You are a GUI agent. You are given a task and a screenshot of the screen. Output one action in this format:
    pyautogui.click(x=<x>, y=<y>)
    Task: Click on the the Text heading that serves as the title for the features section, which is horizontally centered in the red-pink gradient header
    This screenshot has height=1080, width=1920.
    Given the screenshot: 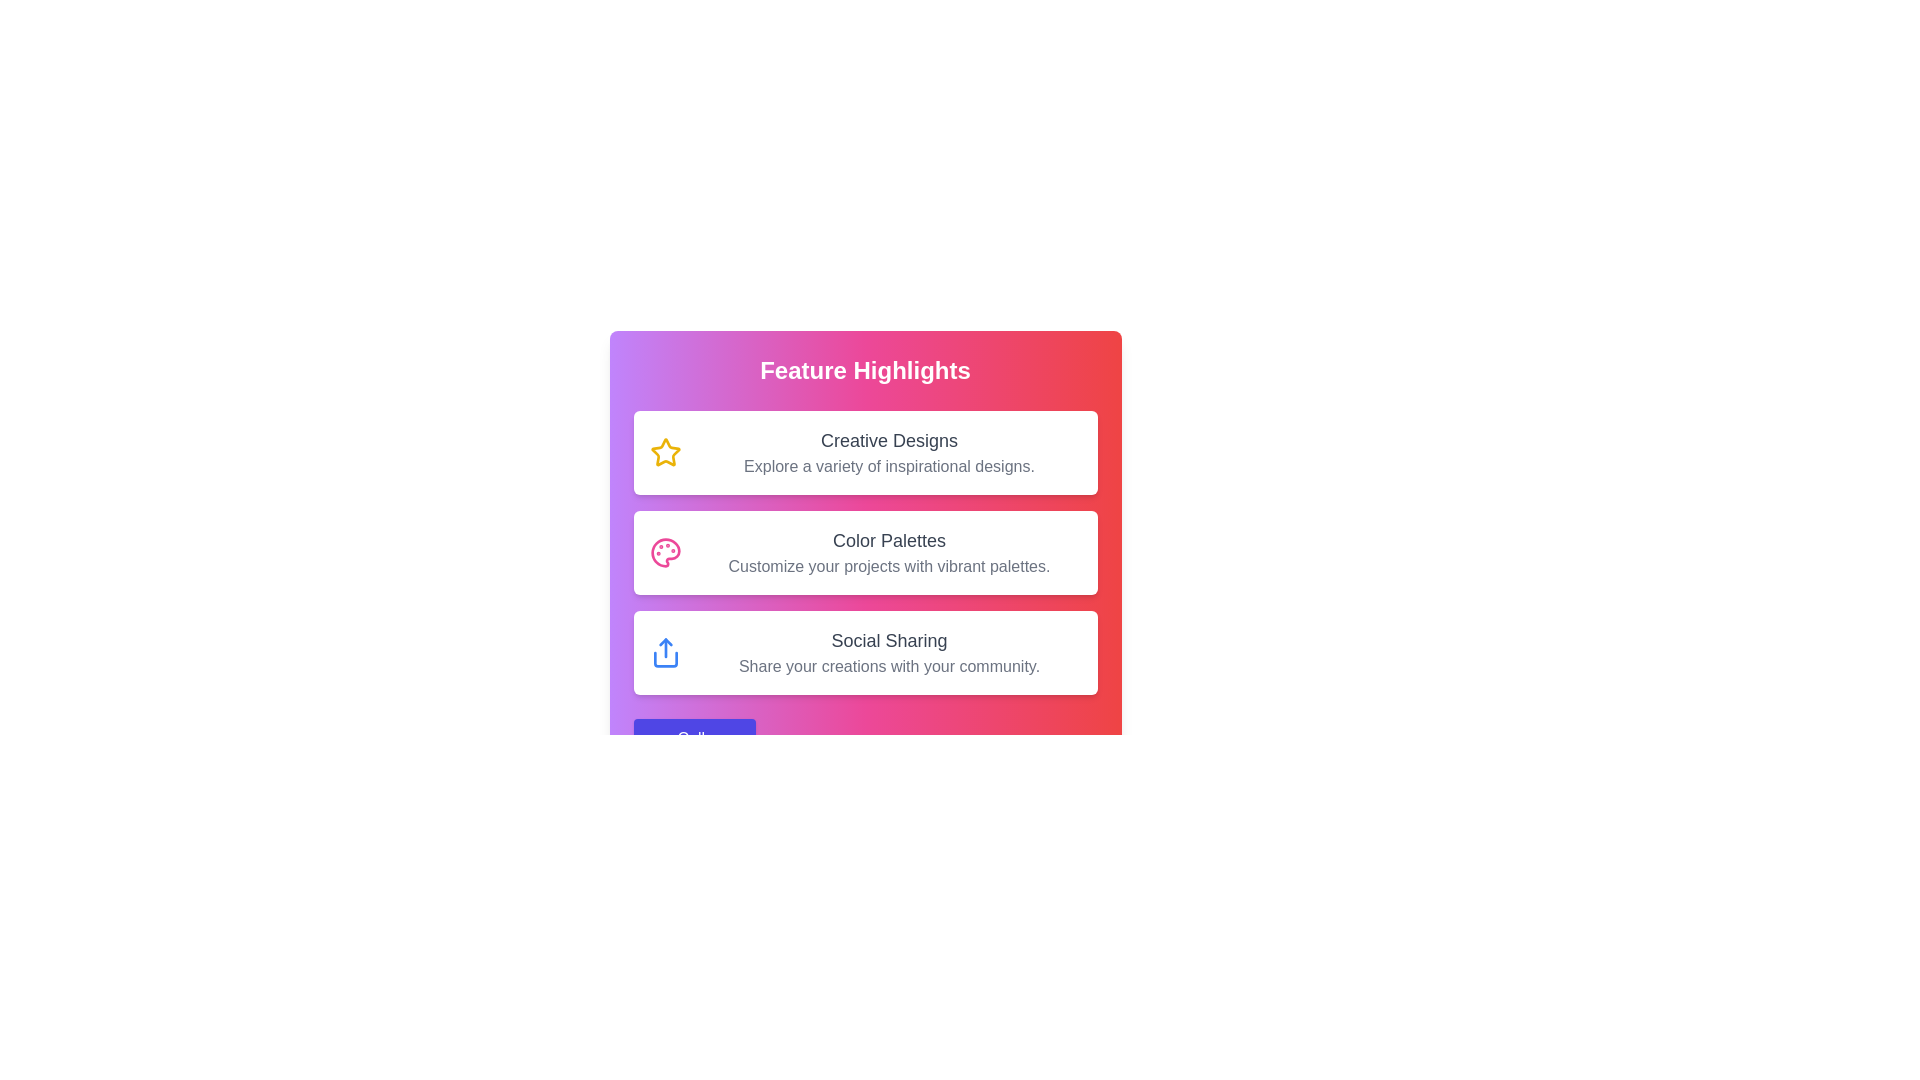 What is the action you would take?
    pyautogui.click(x=865, y=370)
    